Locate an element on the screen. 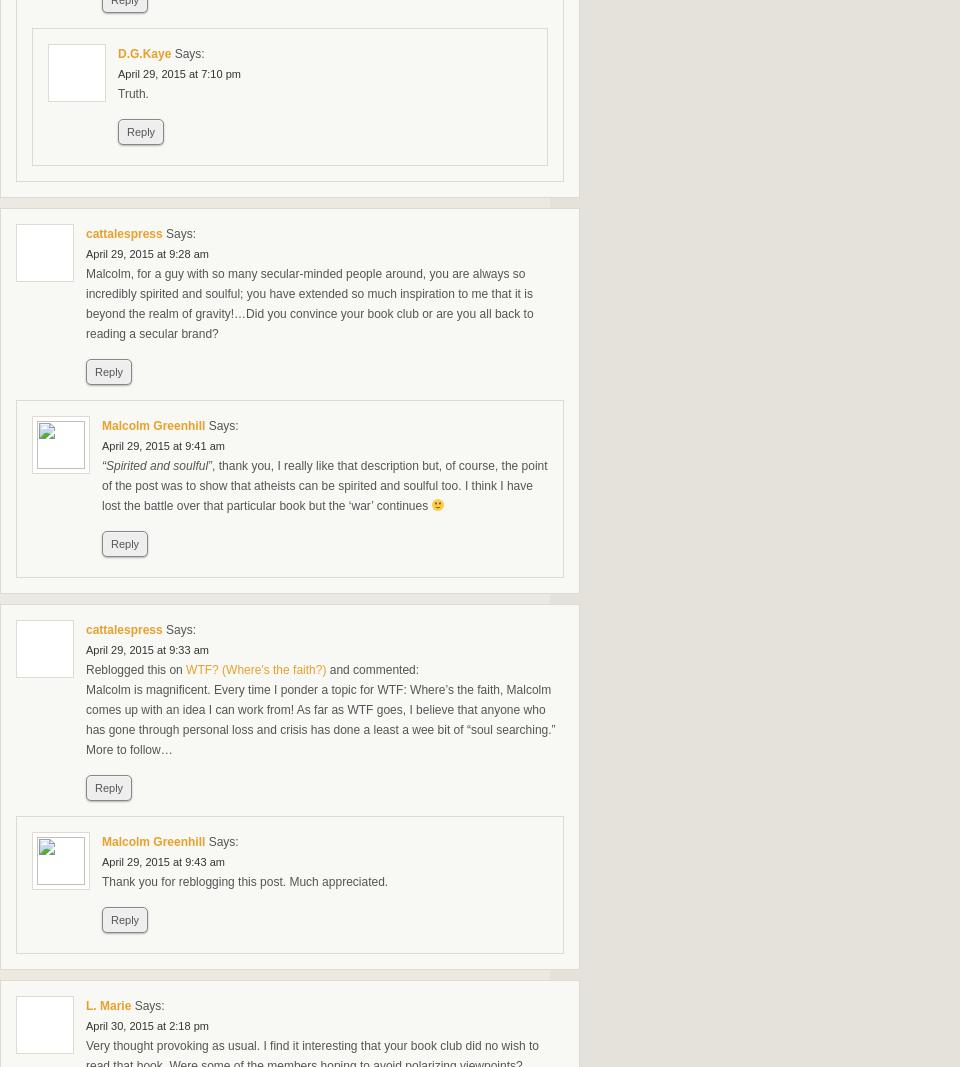  'WTF? (Where's the faith?)' is located at coordinates (255, 669).